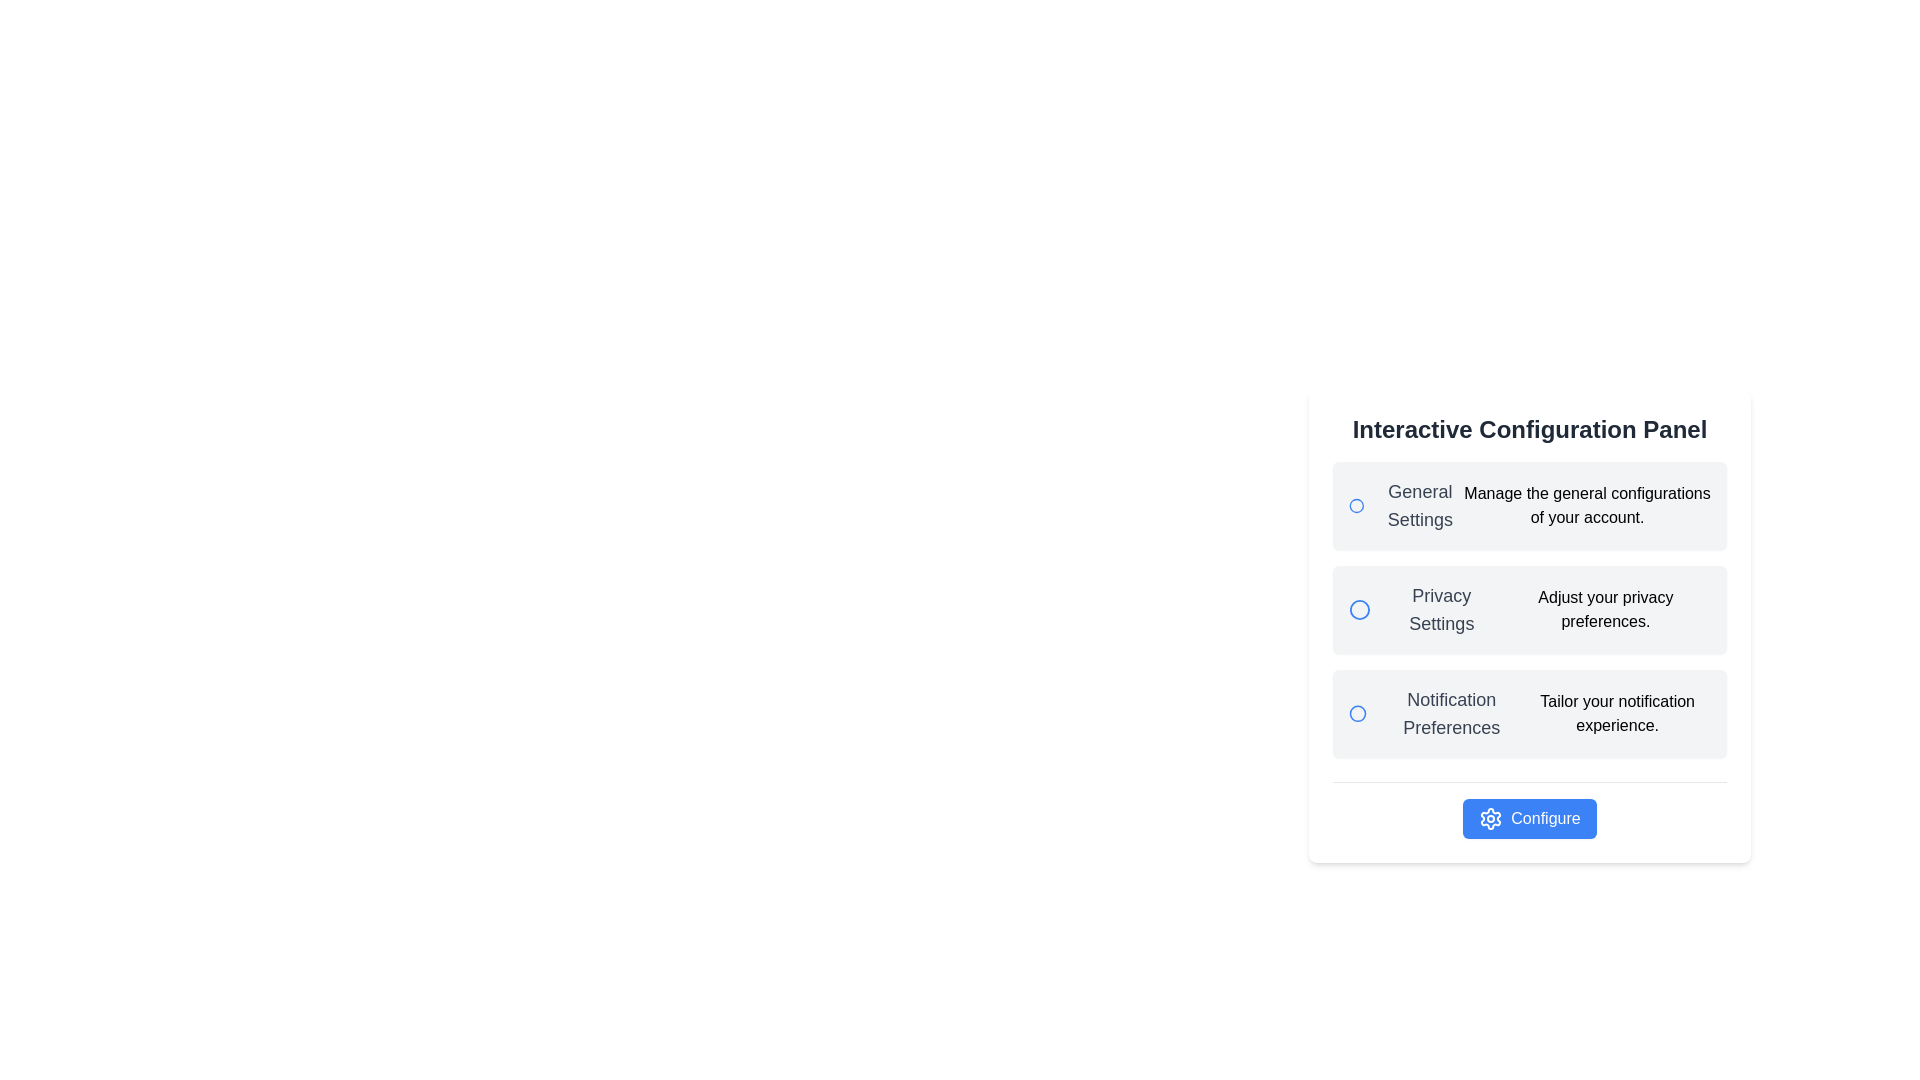  Describe the element at coordinates (1358, 712) in the screenshot. I see `the blue outlined circle icon to the left of 'Notification Preferences' in the settings interface` at that location.